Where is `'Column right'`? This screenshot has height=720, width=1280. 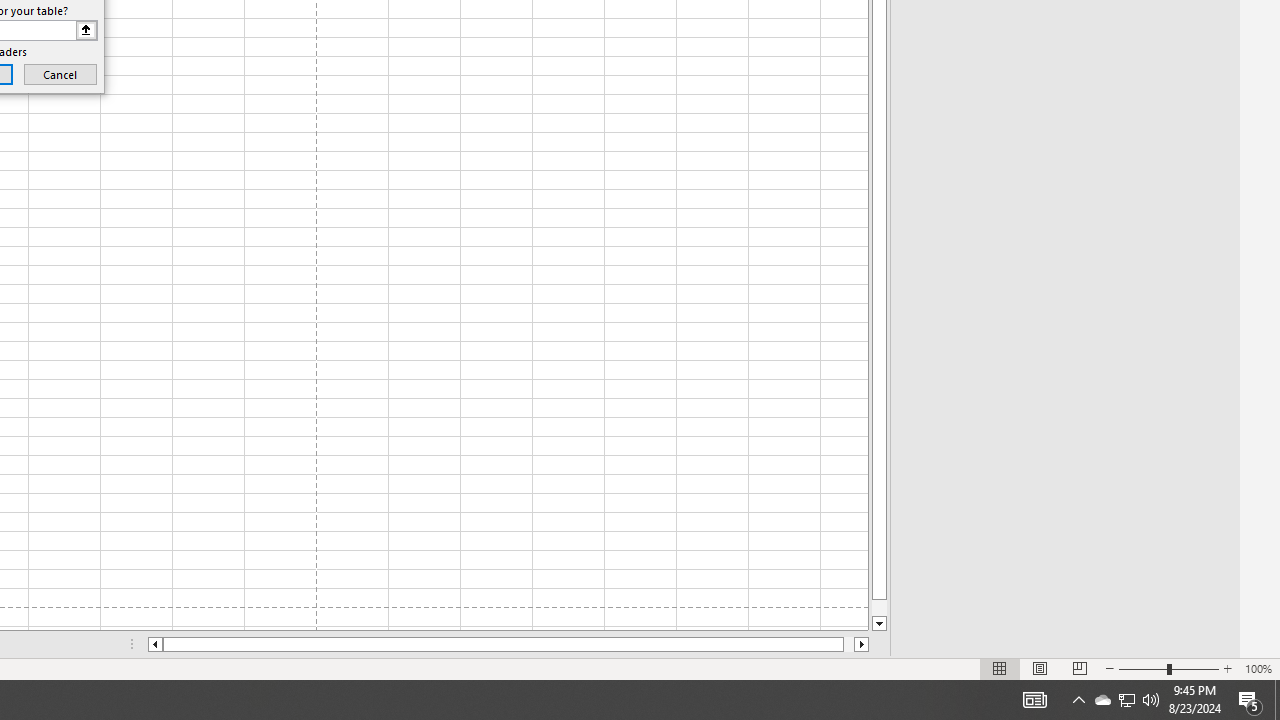
'Column right' is located at coordinates (862, 644).